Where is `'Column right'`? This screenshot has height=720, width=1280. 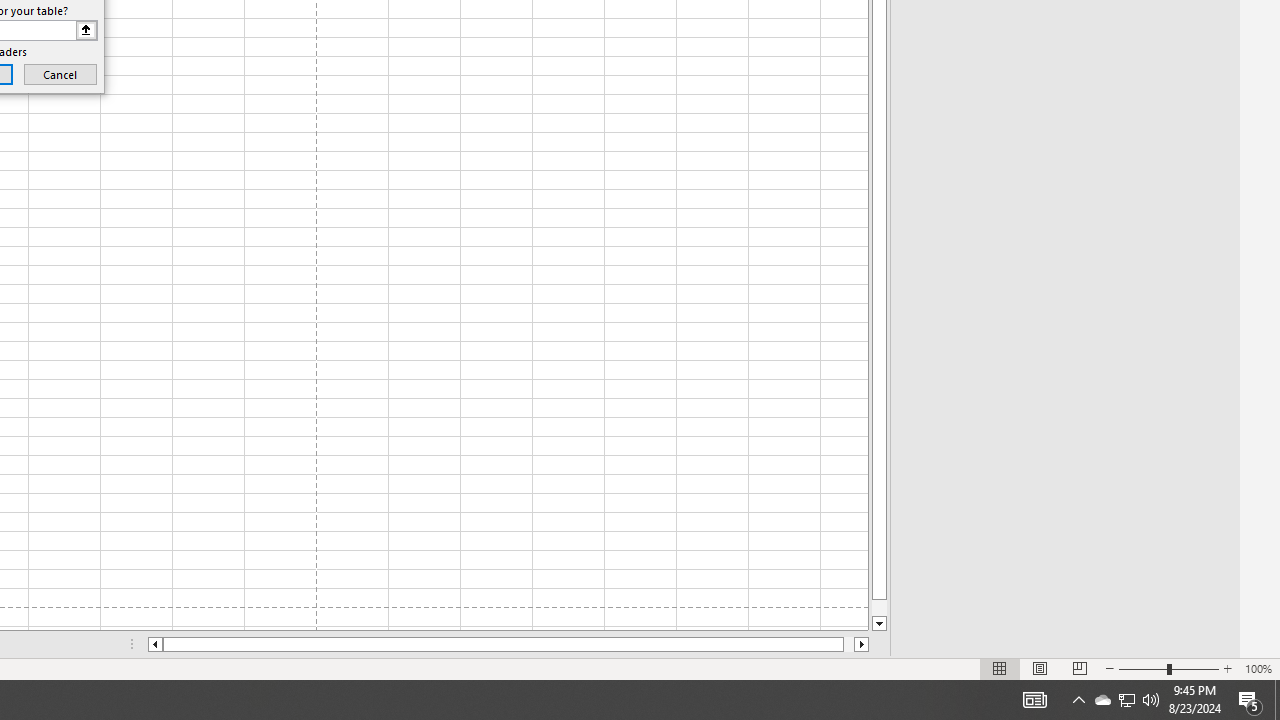
'Column right' is located at coordinates (862, 644).